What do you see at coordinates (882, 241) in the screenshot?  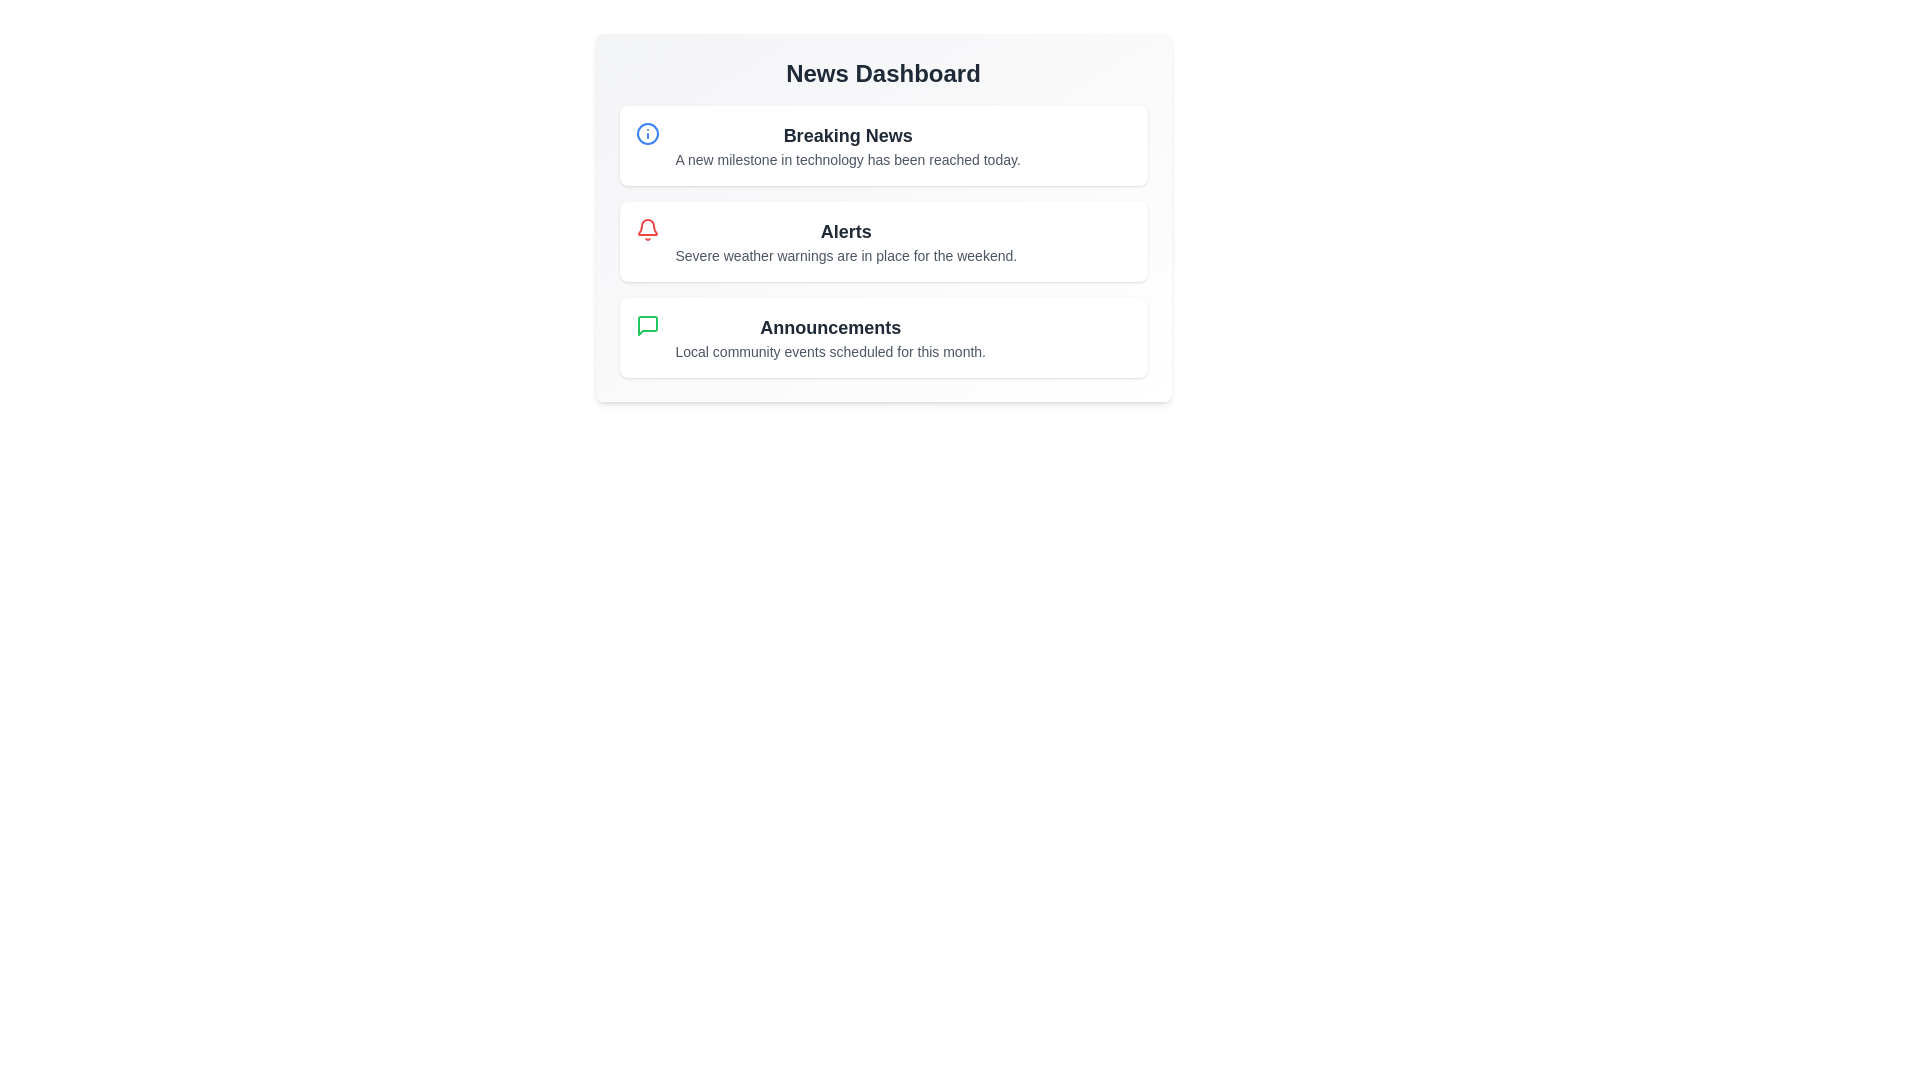 I see `the second news item in the NewsDashboard component` at bounding box center [882, 241].